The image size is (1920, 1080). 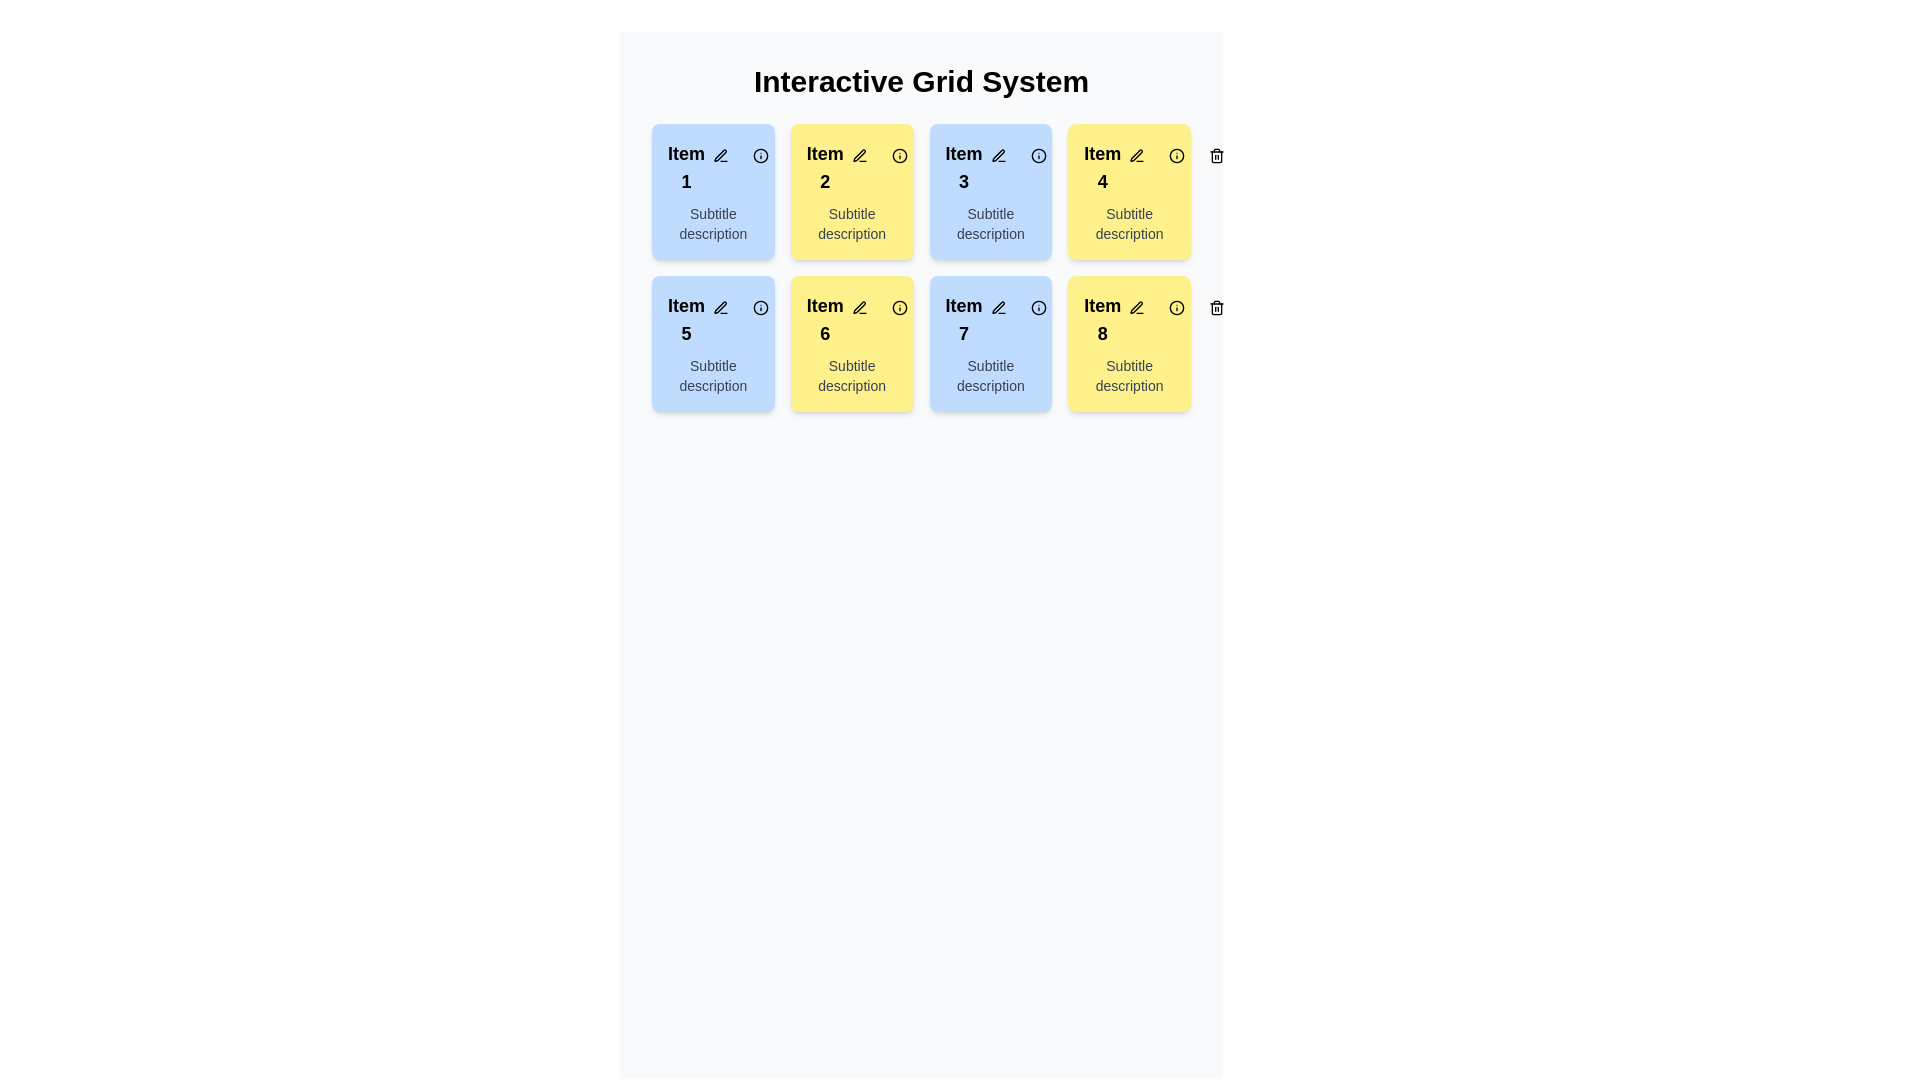 What do you see at coordinates (720, 154) in the screenshot?
I see `the SVG icon resembling a pen located in the top-left card labeled 'Item 1' in the grid layout` at bounding box center [720, 154].